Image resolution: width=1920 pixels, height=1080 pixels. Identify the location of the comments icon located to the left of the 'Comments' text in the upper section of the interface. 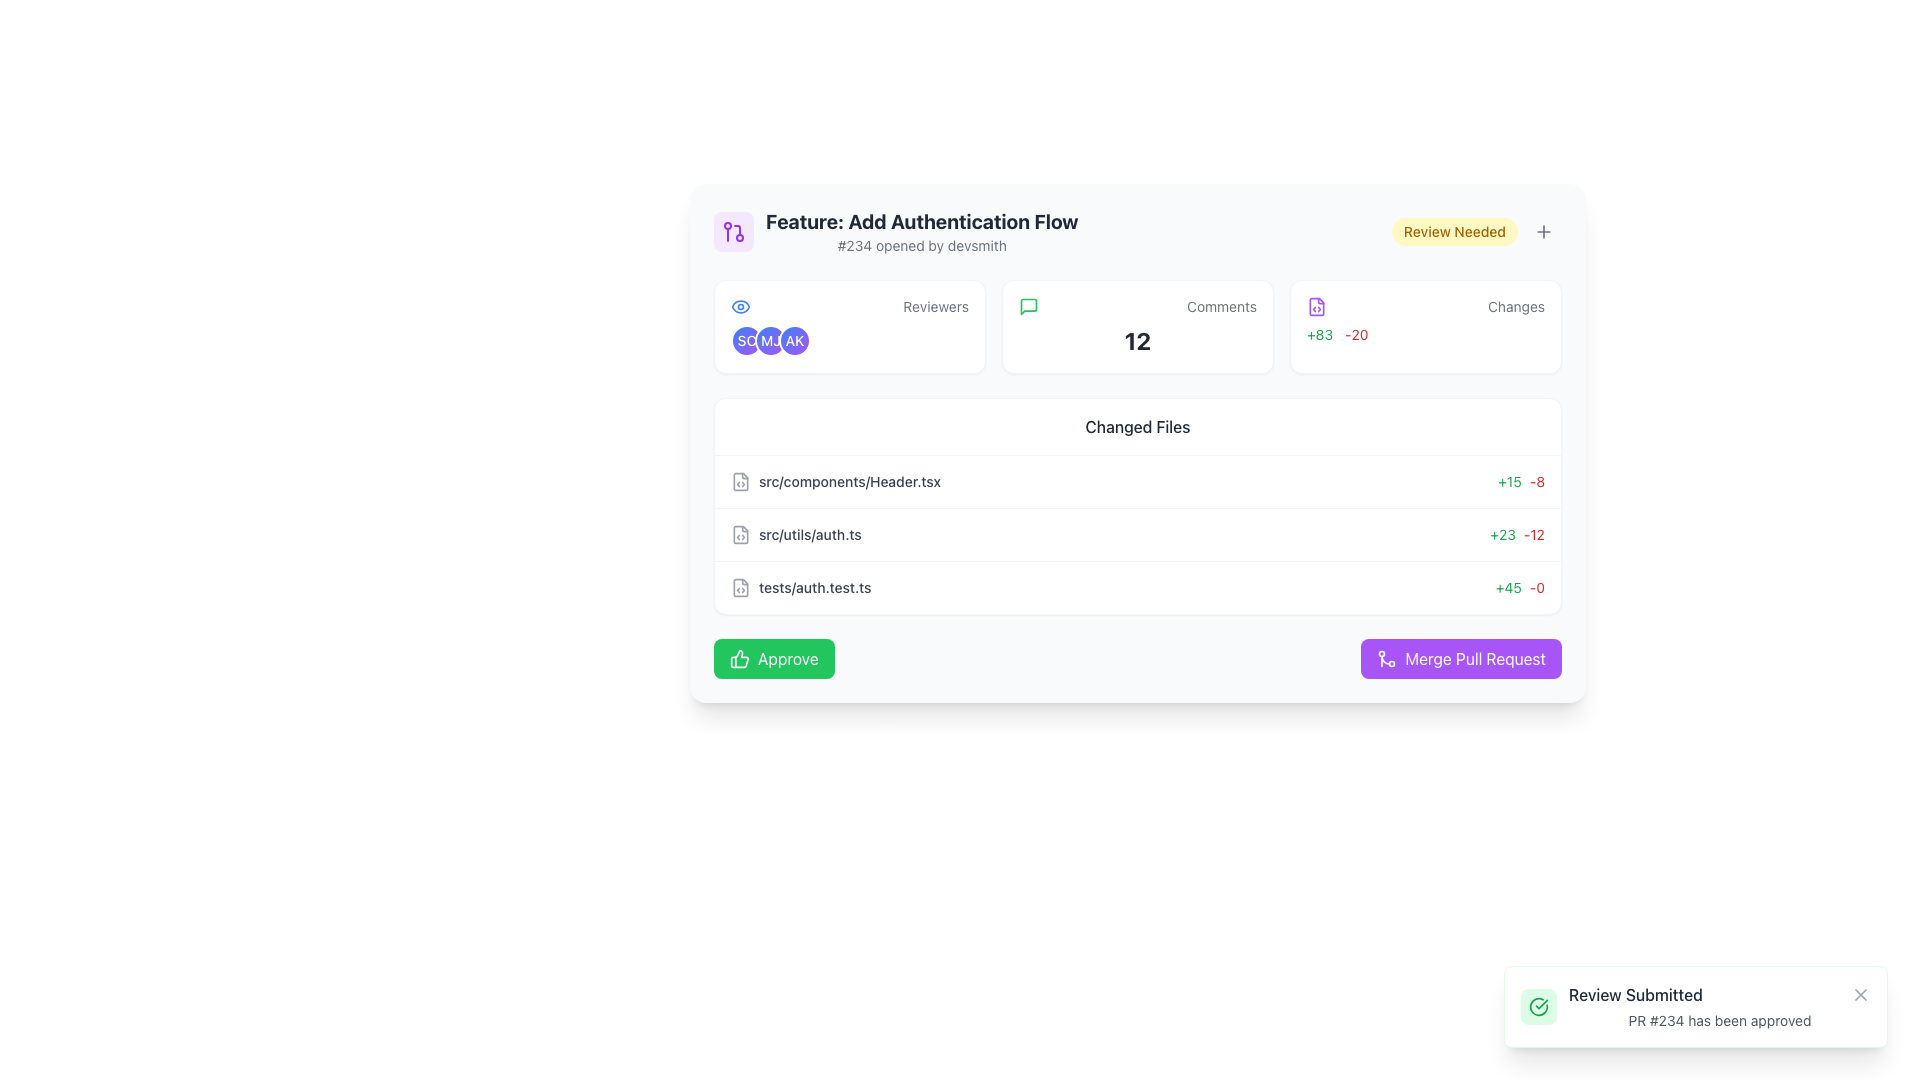
(1028, 307).